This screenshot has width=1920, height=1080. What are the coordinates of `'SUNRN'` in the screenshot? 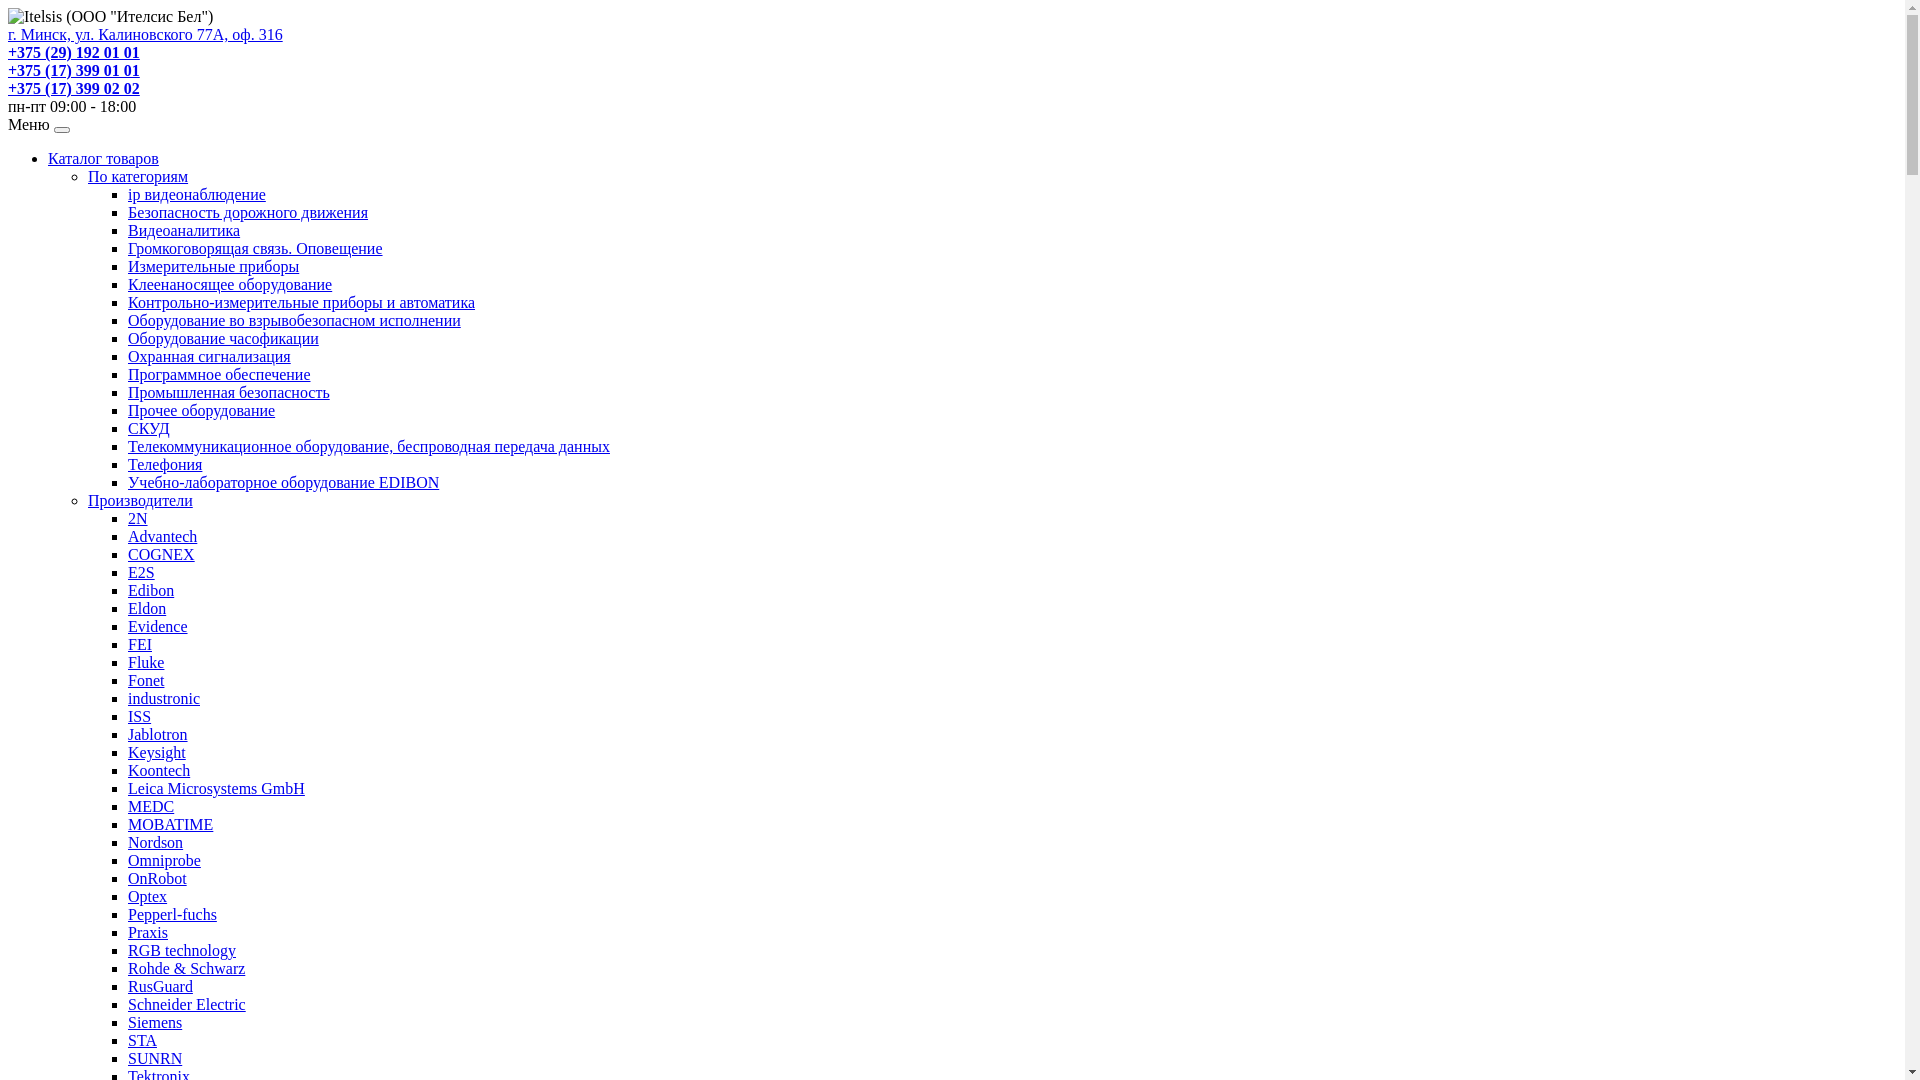 It's located at (153, 1057).